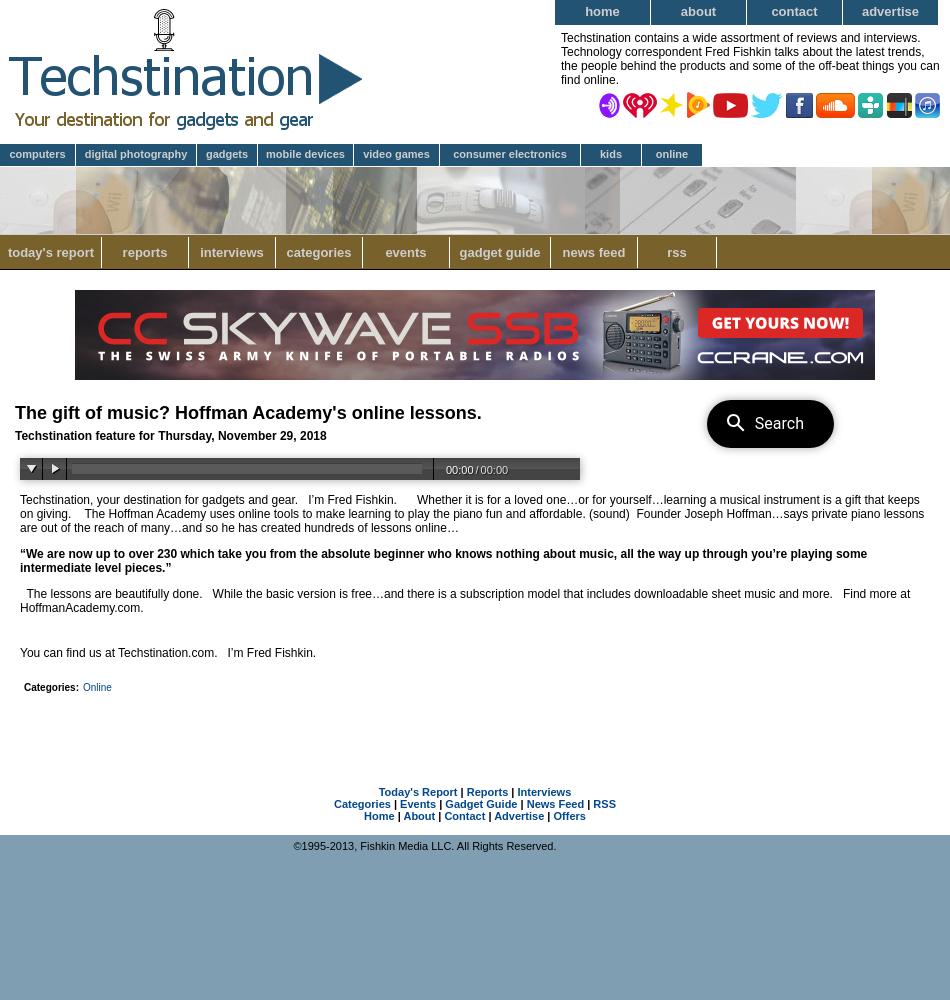  I want to click on 'Whether it is for a loved one…or for yourself…learning a musical instrument is a gift that keeps on giving.', so click(468, 507).